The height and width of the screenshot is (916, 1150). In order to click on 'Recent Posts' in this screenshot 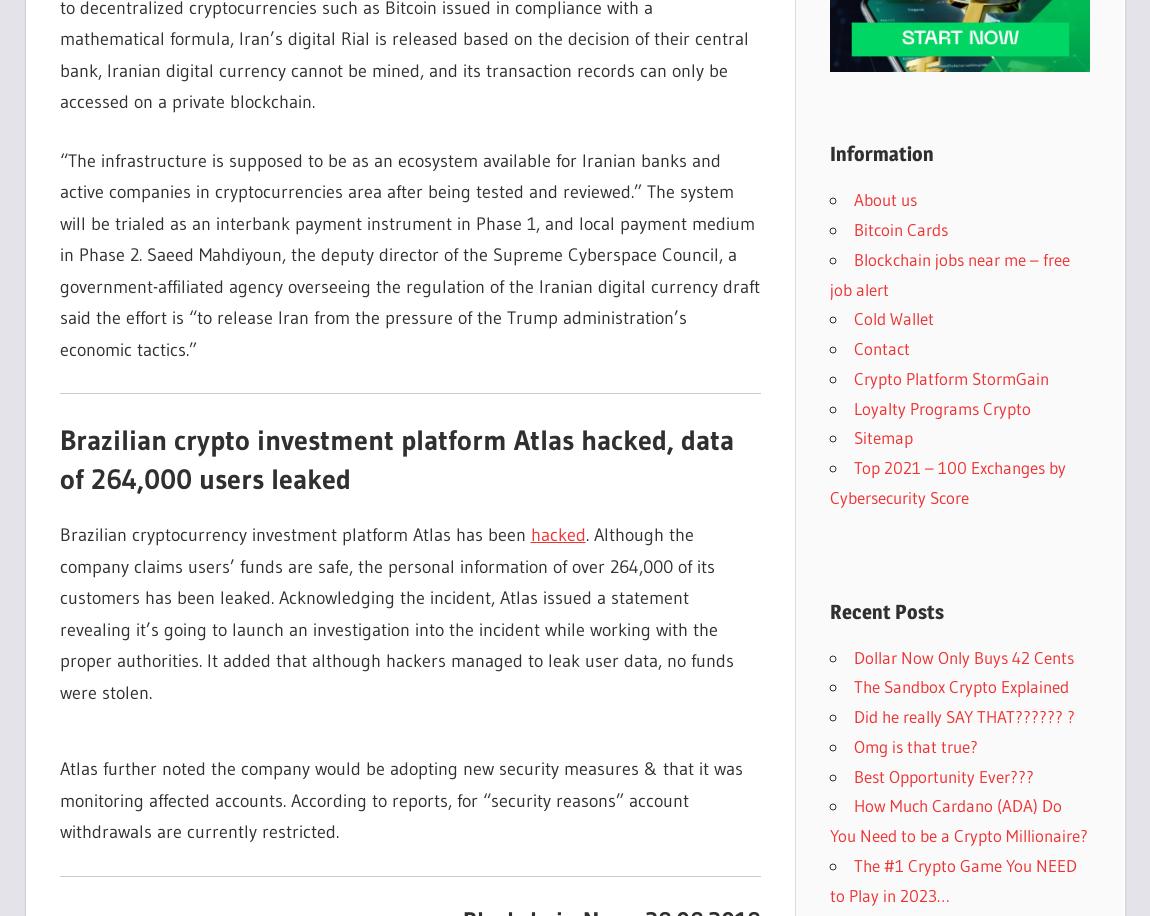, I will do `click(885, 610)`.